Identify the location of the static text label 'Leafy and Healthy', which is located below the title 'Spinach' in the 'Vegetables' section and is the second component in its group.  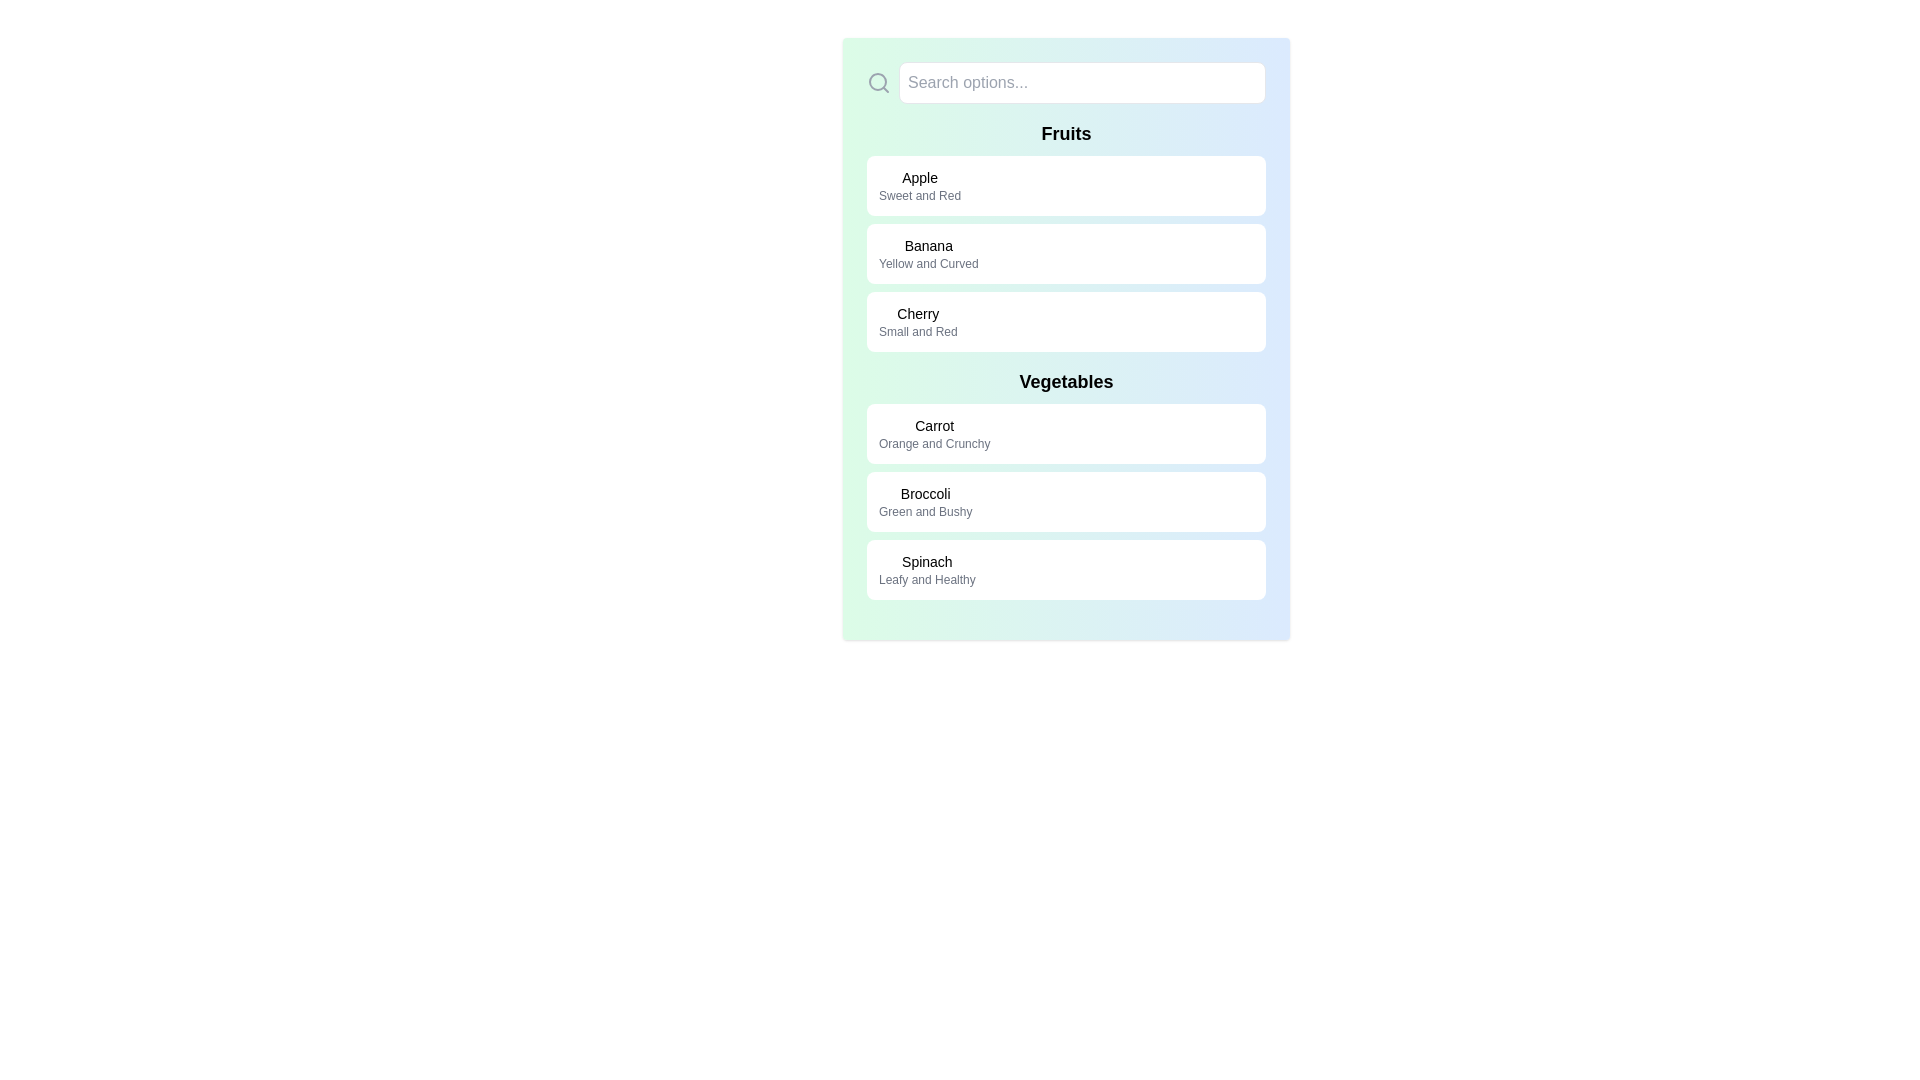
(926, 579).